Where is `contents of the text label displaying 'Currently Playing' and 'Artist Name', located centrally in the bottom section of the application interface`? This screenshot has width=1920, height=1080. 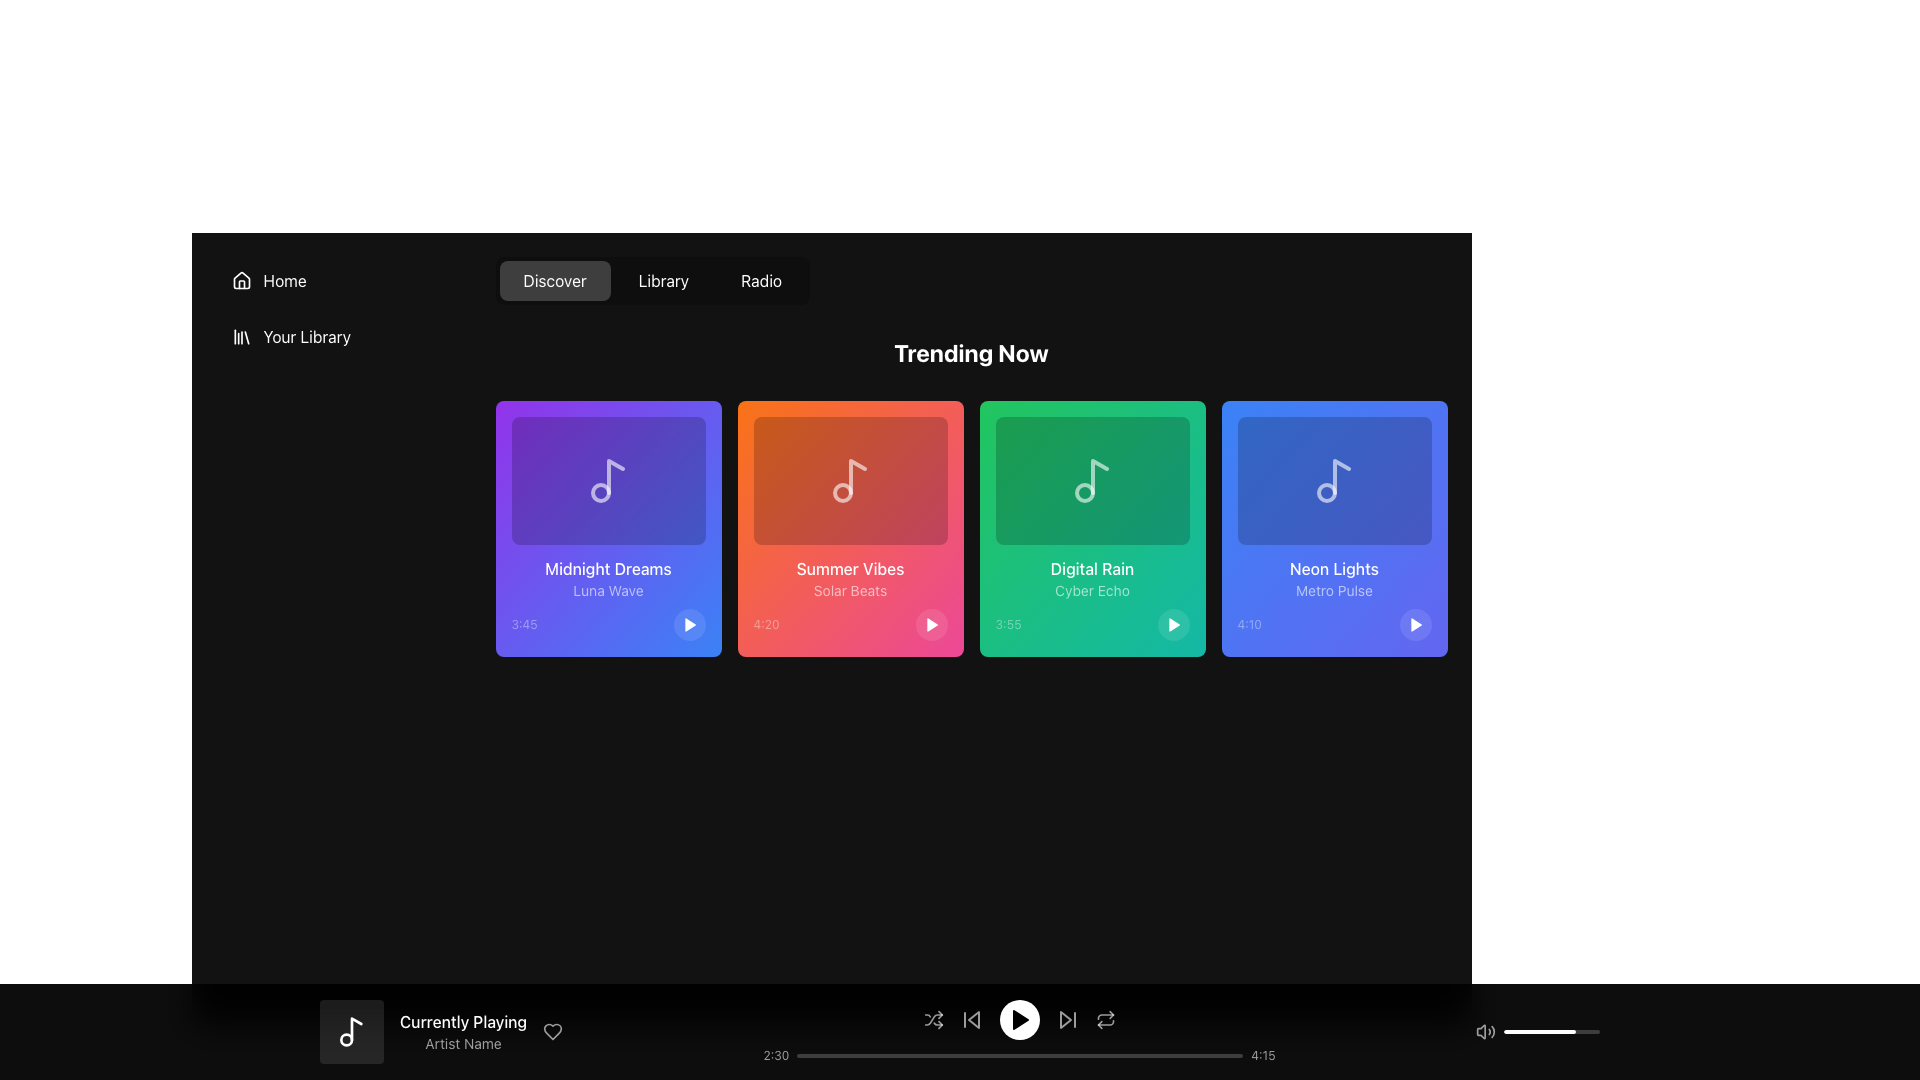
contents of the text label displaying 'Currently Playing' and 'Artist Name', located centrally in the bottom section of the application interface is located at coordinates (462, 1032).